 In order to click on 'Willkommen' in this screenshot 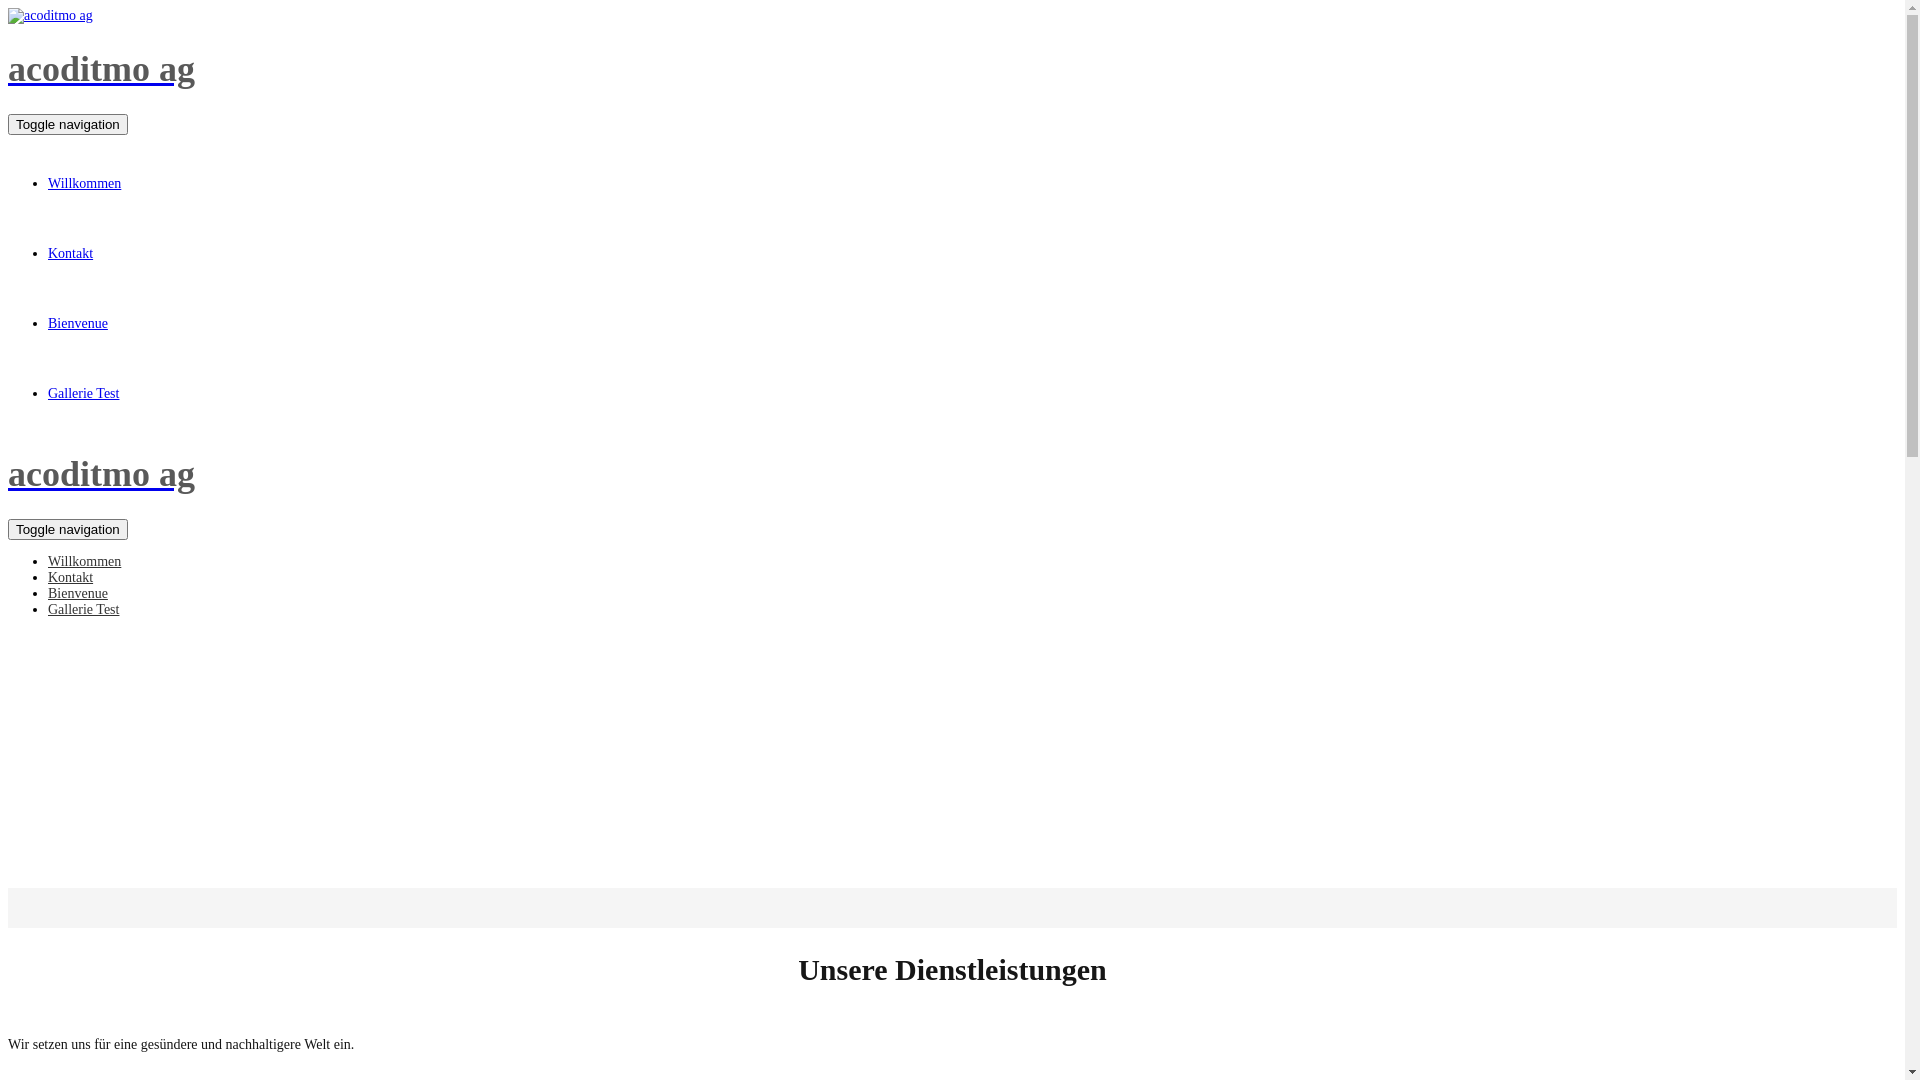, I will do `click(48, 184)`.